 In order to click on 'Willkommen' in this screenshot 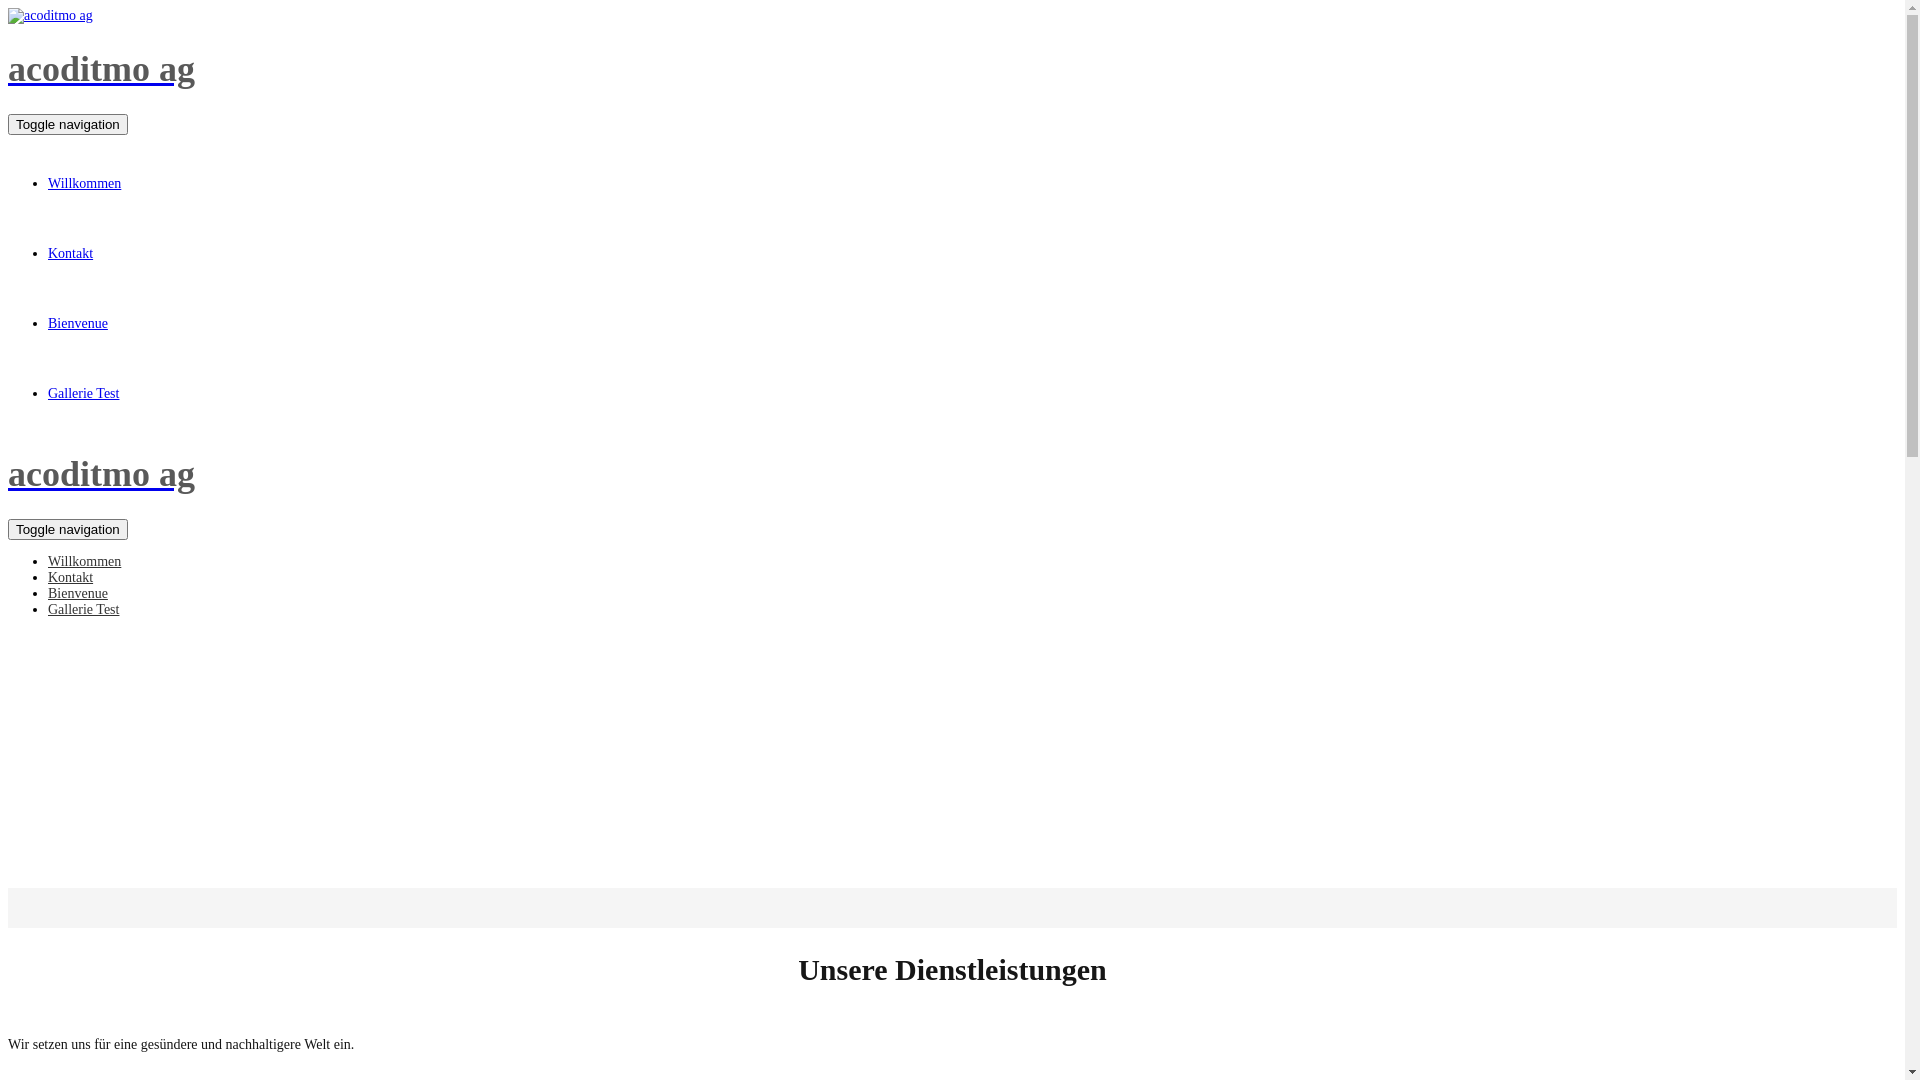, I will do `click(48, 184)`.